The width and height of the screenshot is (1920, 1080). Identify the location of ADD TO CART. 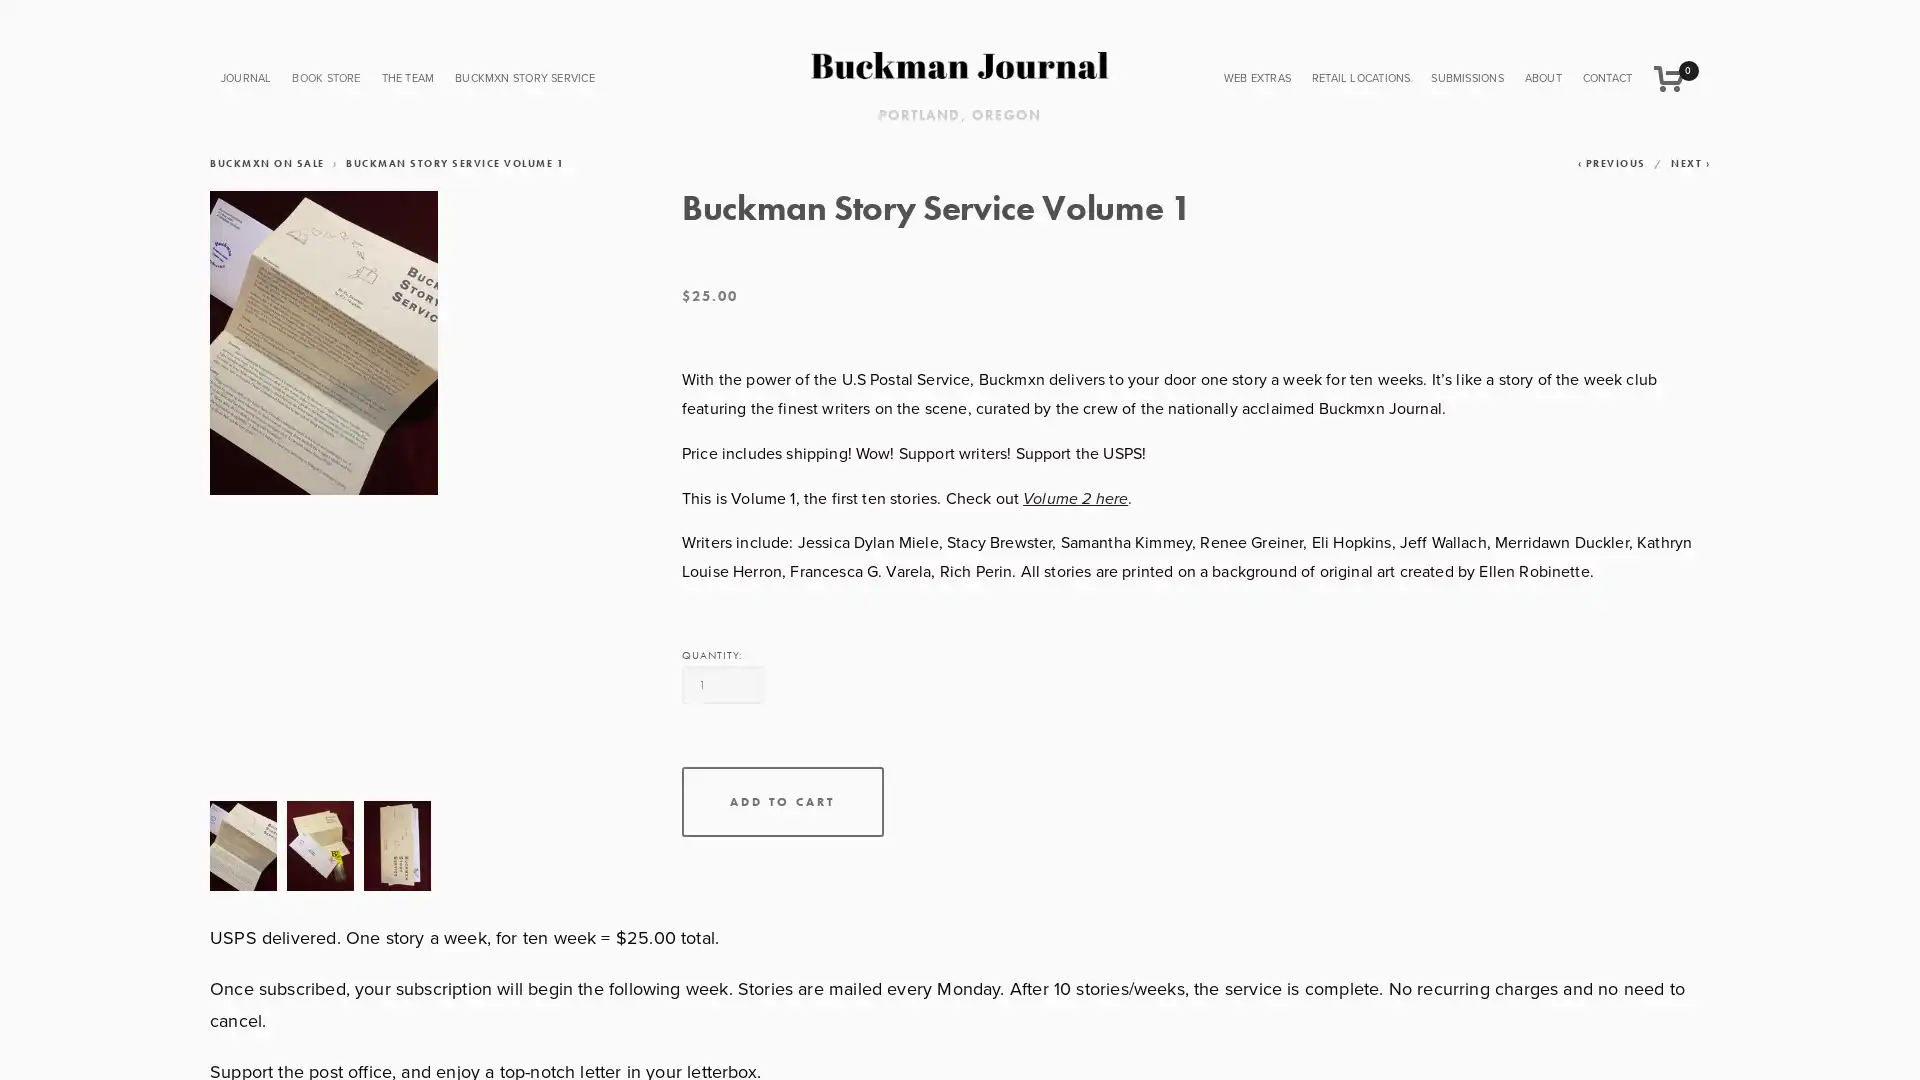
(781, 801).